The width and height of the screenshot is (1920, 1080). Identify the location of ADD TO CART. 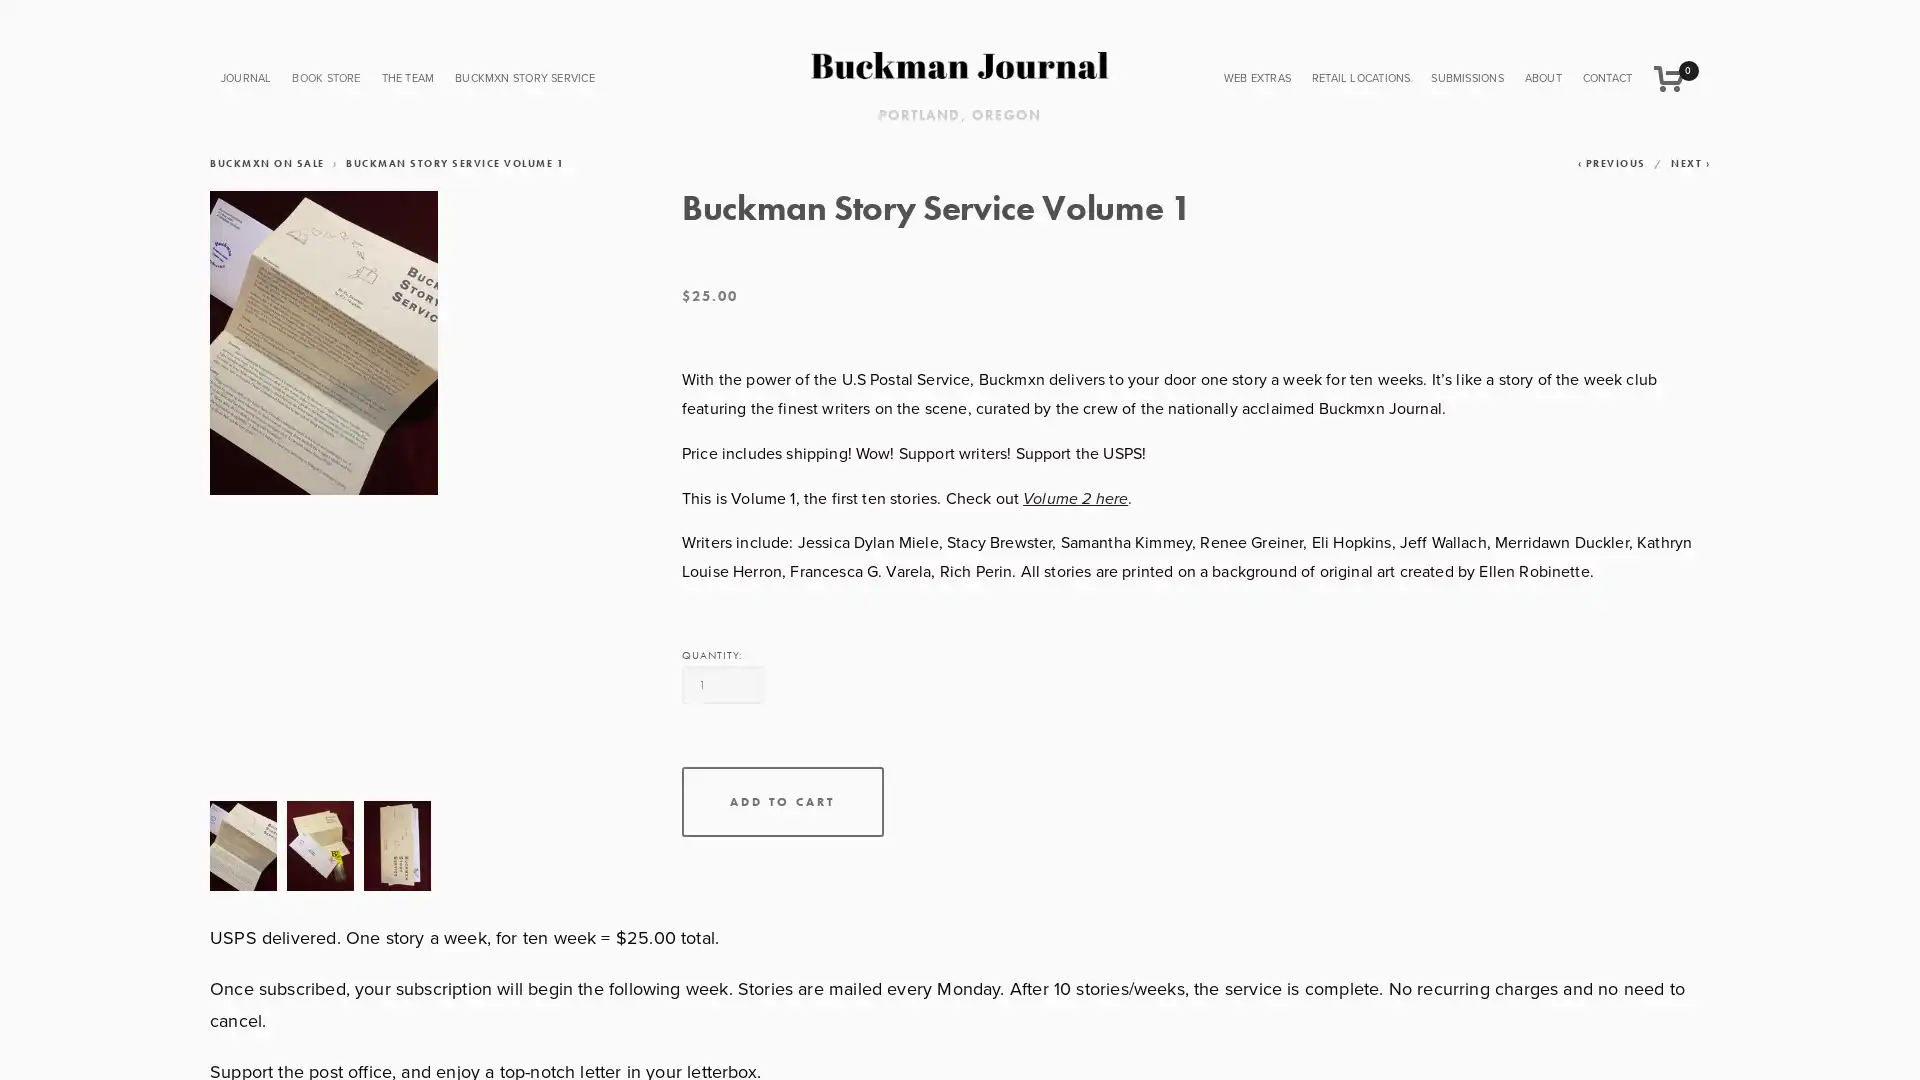
(781, 801).